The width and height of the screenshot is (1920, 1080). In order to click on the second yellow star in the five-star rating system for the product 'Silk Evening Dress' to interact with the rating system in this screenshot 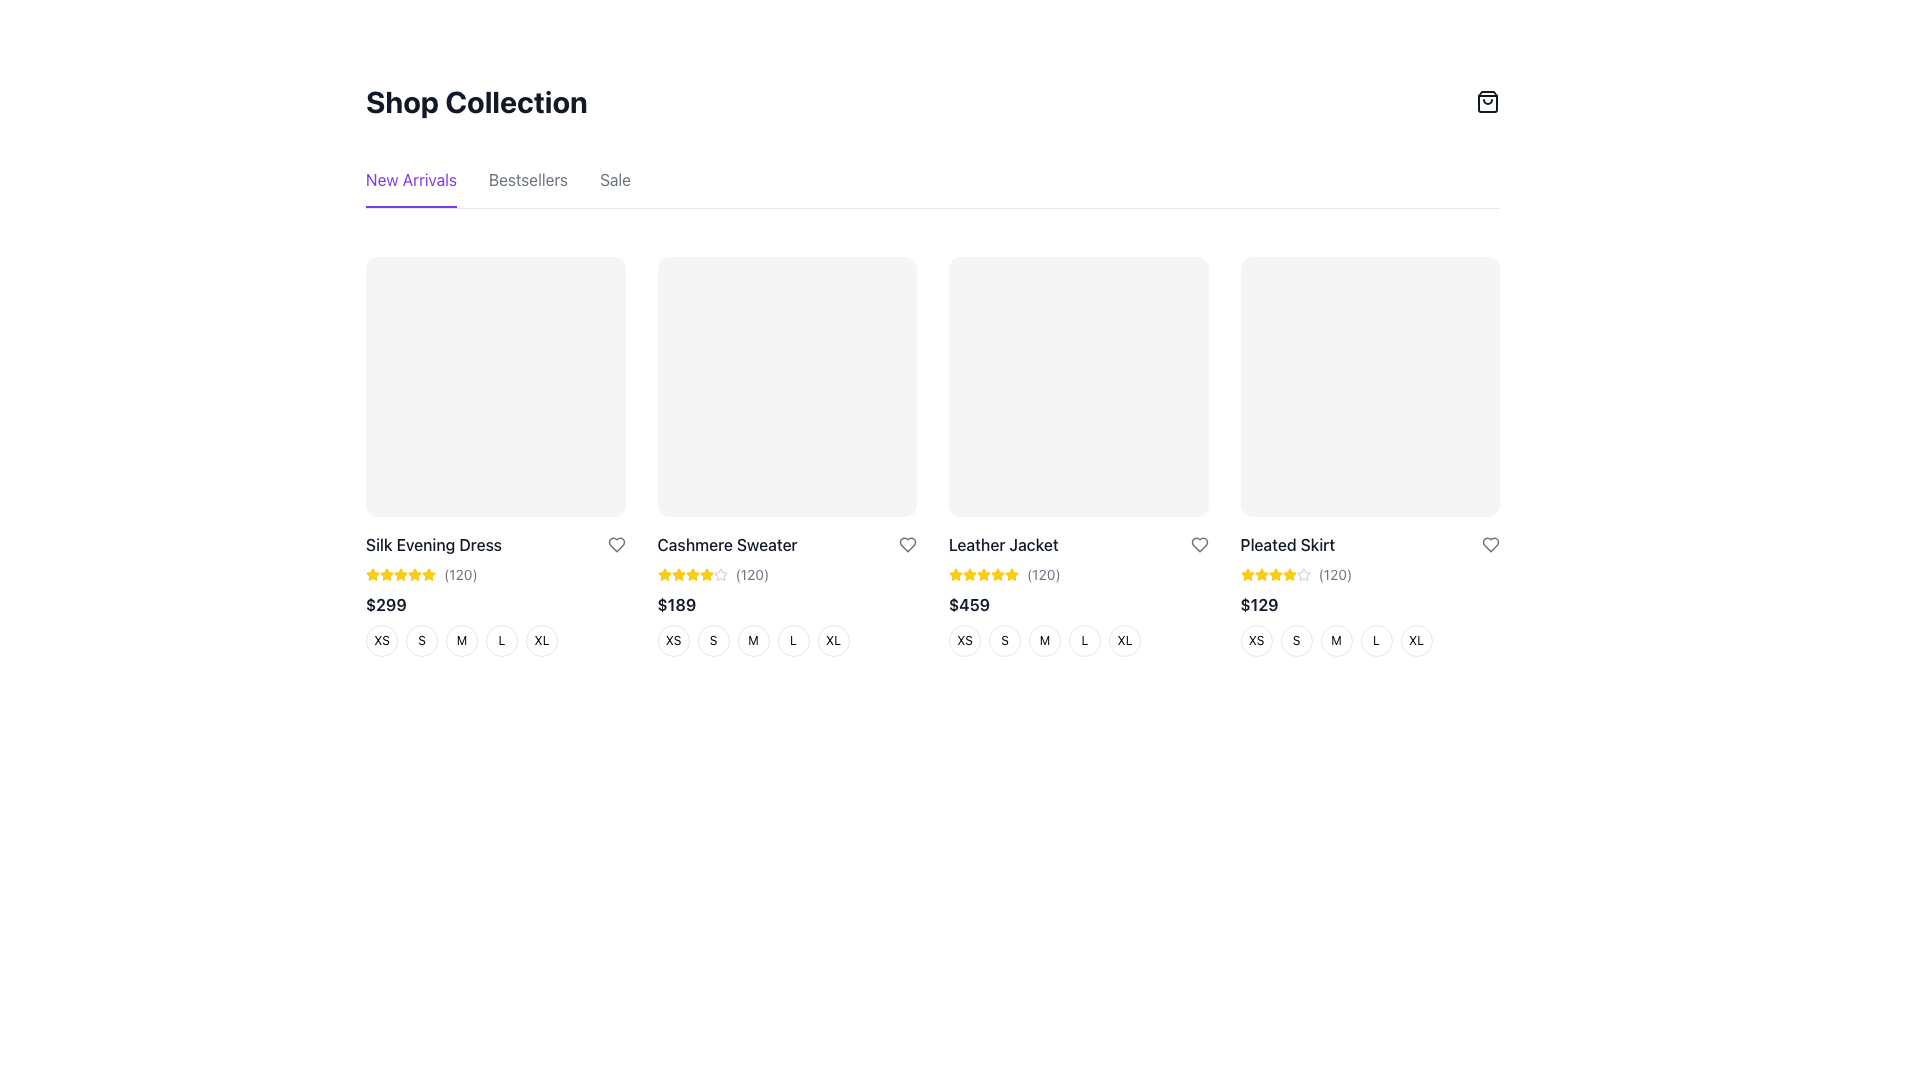, I will do `click(413, 574)`.